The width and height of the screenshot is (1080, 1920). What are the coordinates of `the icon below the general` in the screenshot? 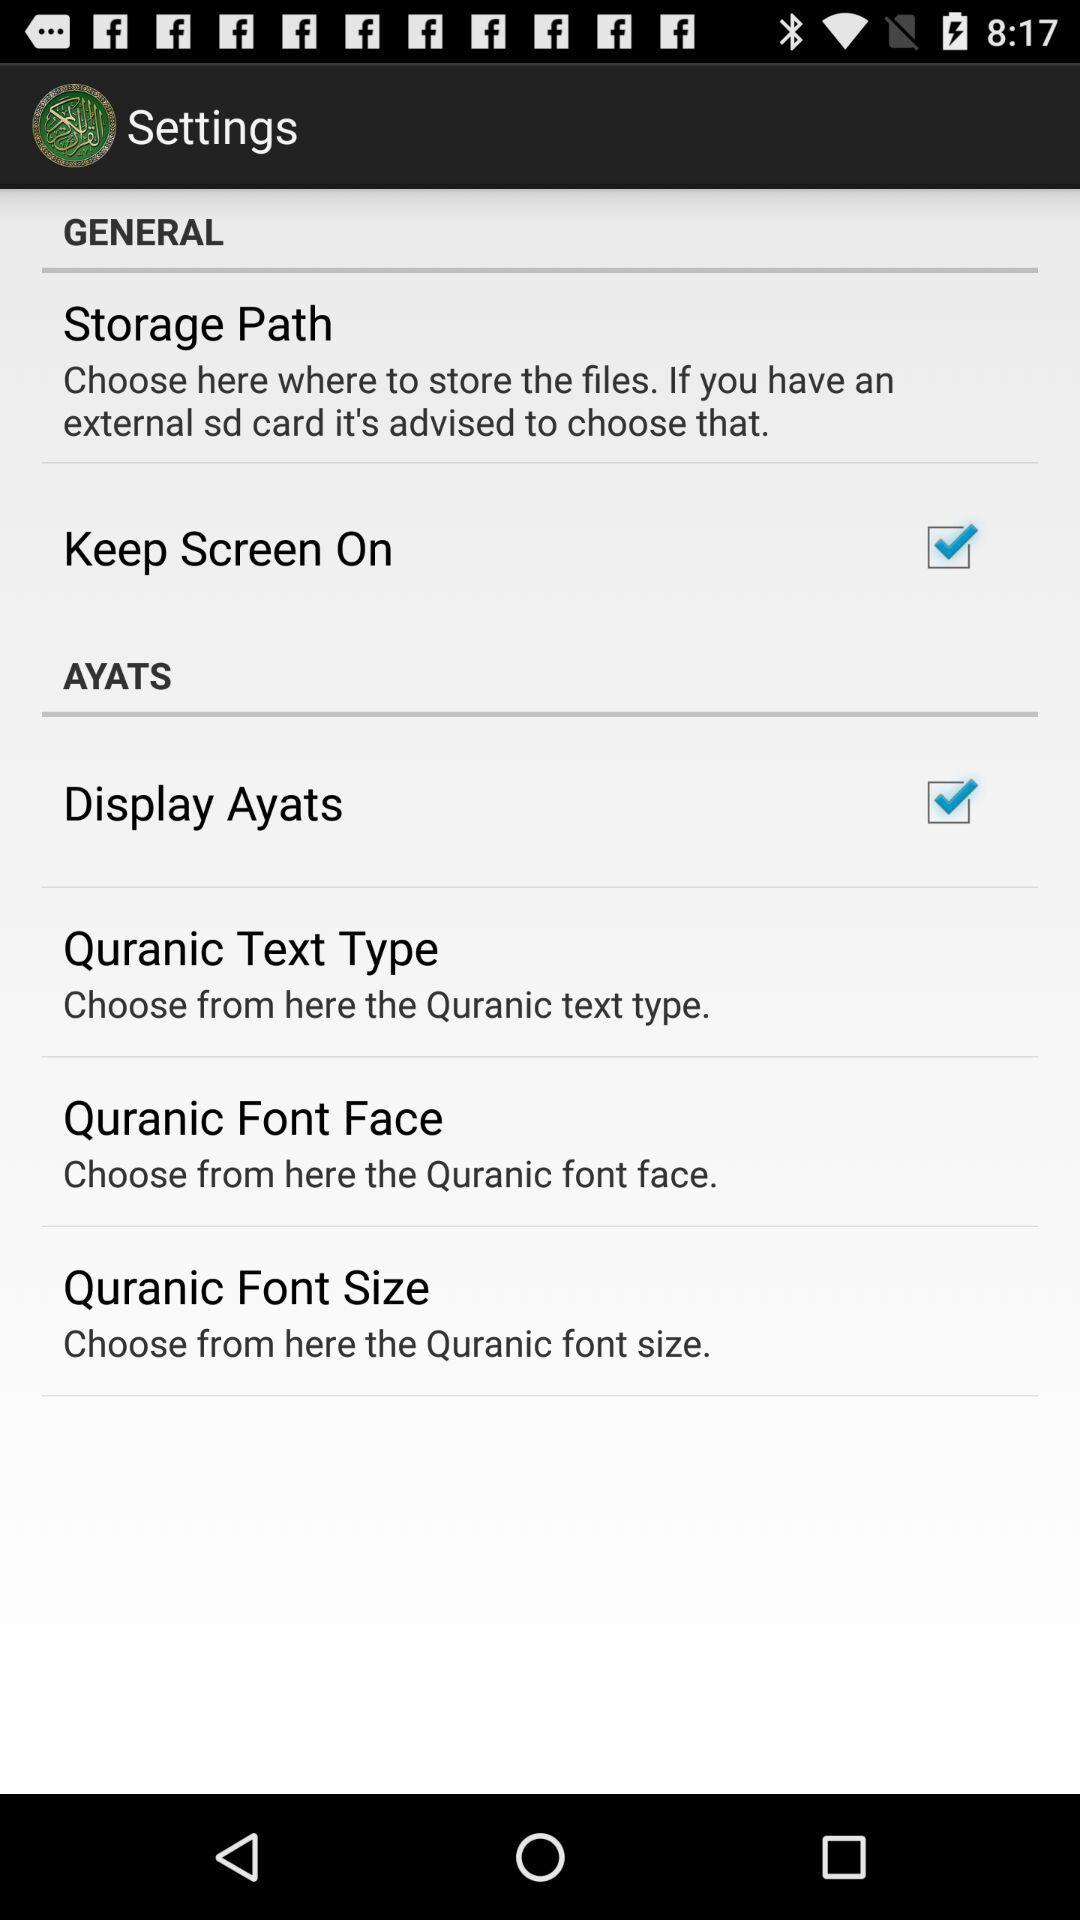 It's located at (198, 322).